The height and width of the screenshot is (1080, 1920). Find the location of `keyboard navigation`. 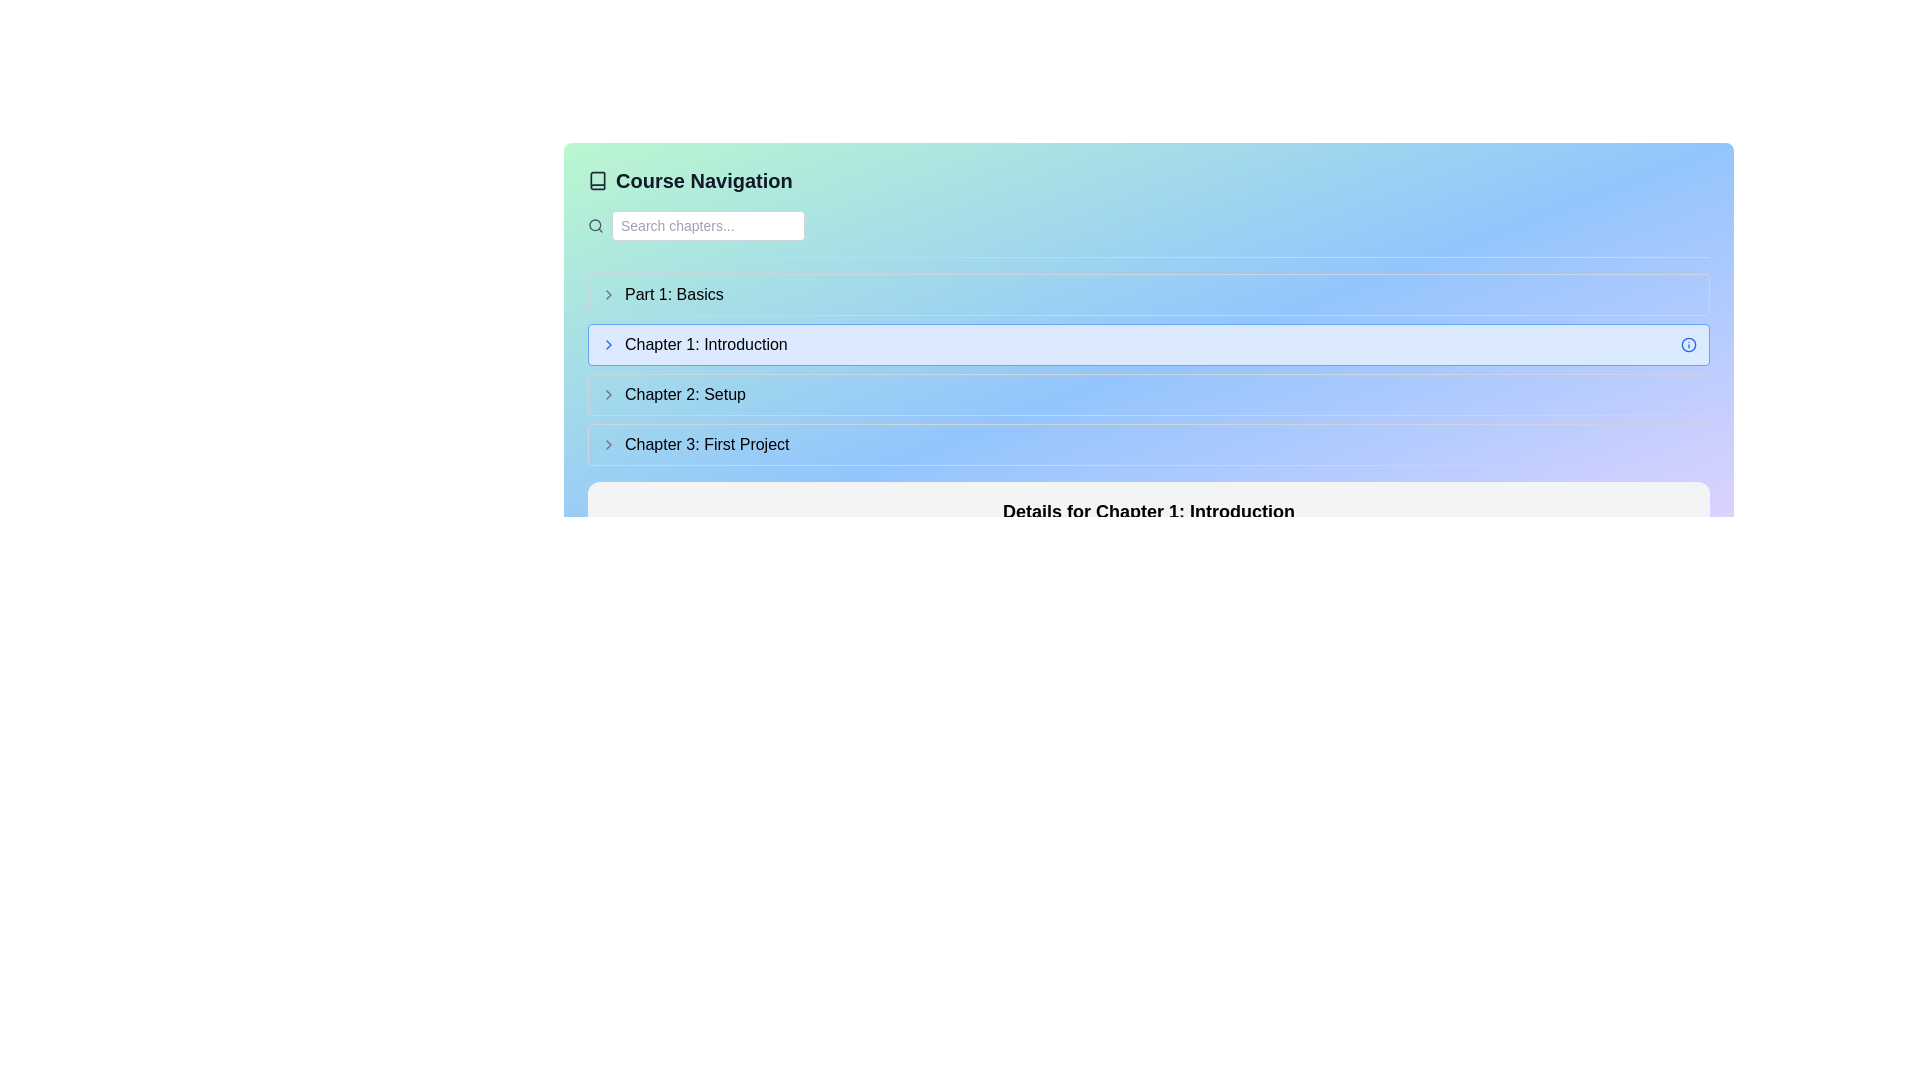

keyboard navigation is located at coordinates (608, 343).